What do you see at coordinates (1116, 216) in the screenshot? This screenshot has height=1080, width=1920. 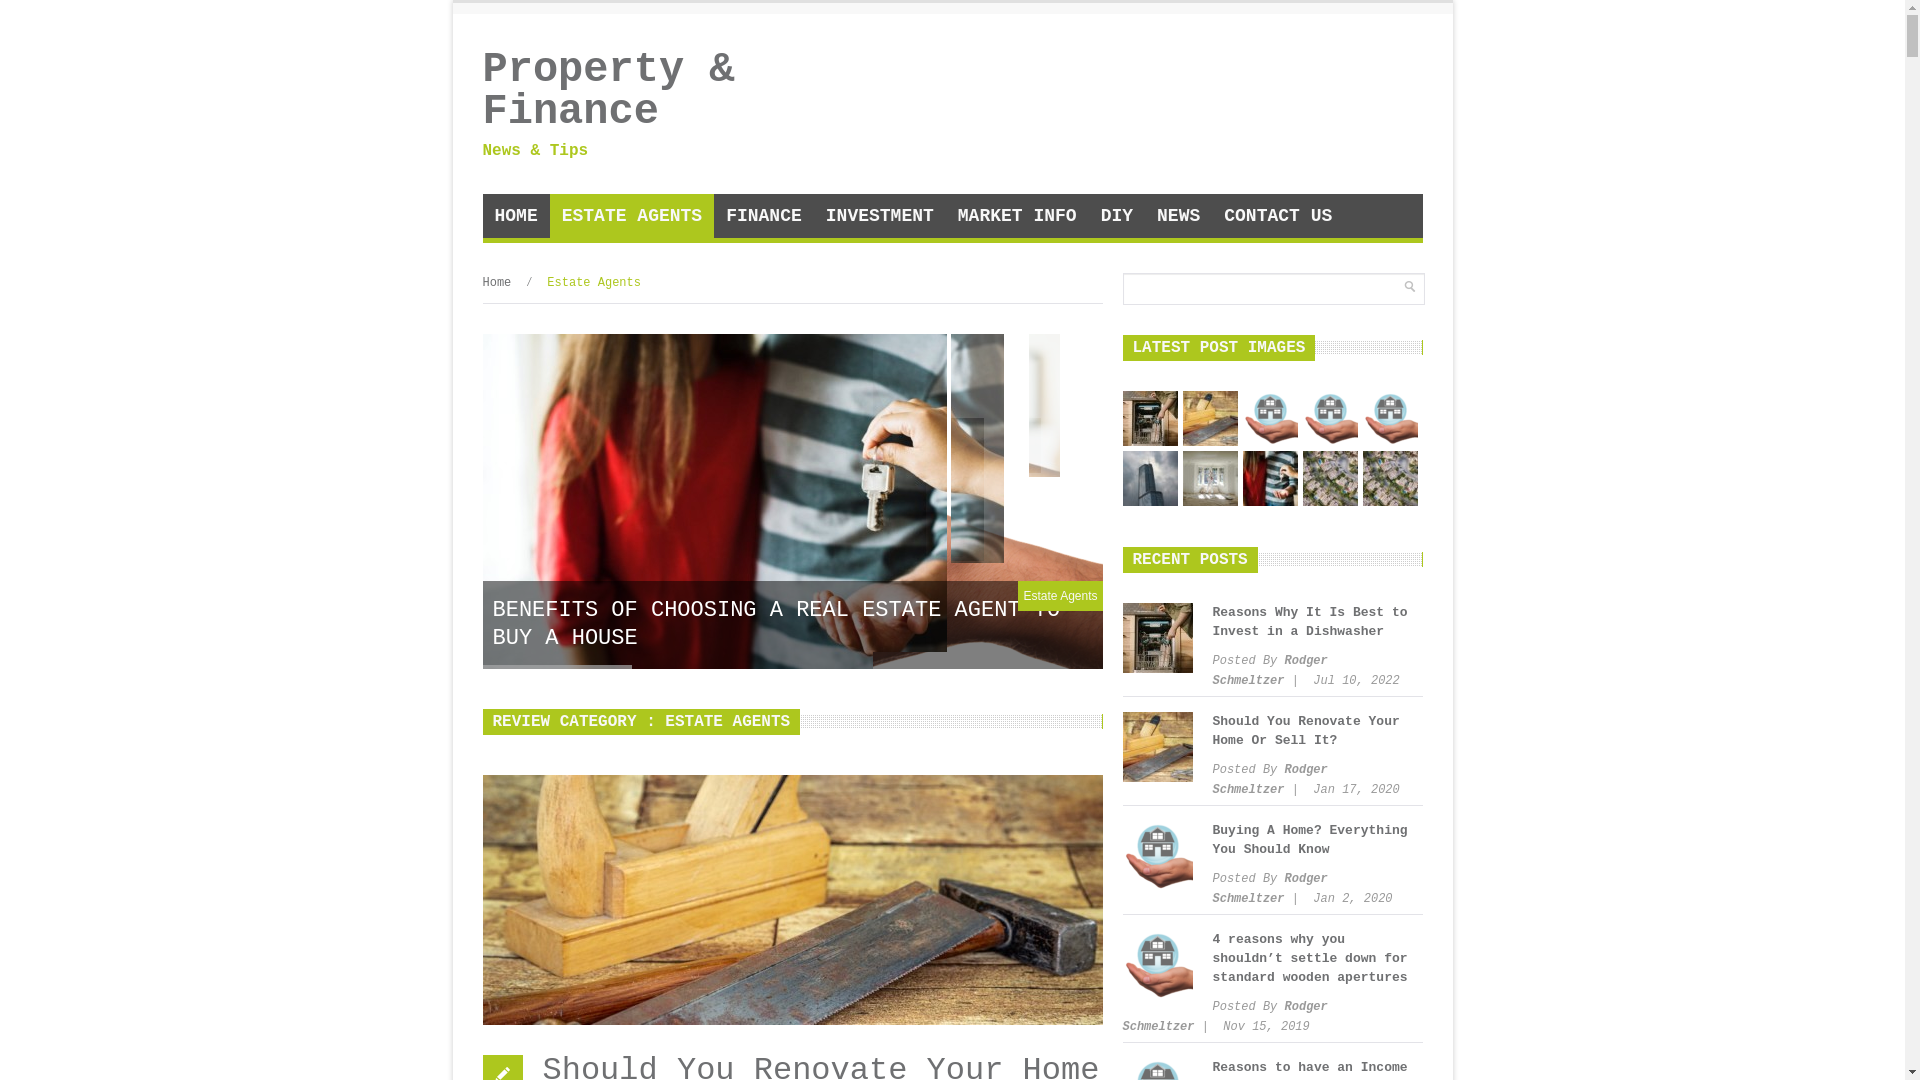 I see `'DIY'` at bounding box center [1116, 216].